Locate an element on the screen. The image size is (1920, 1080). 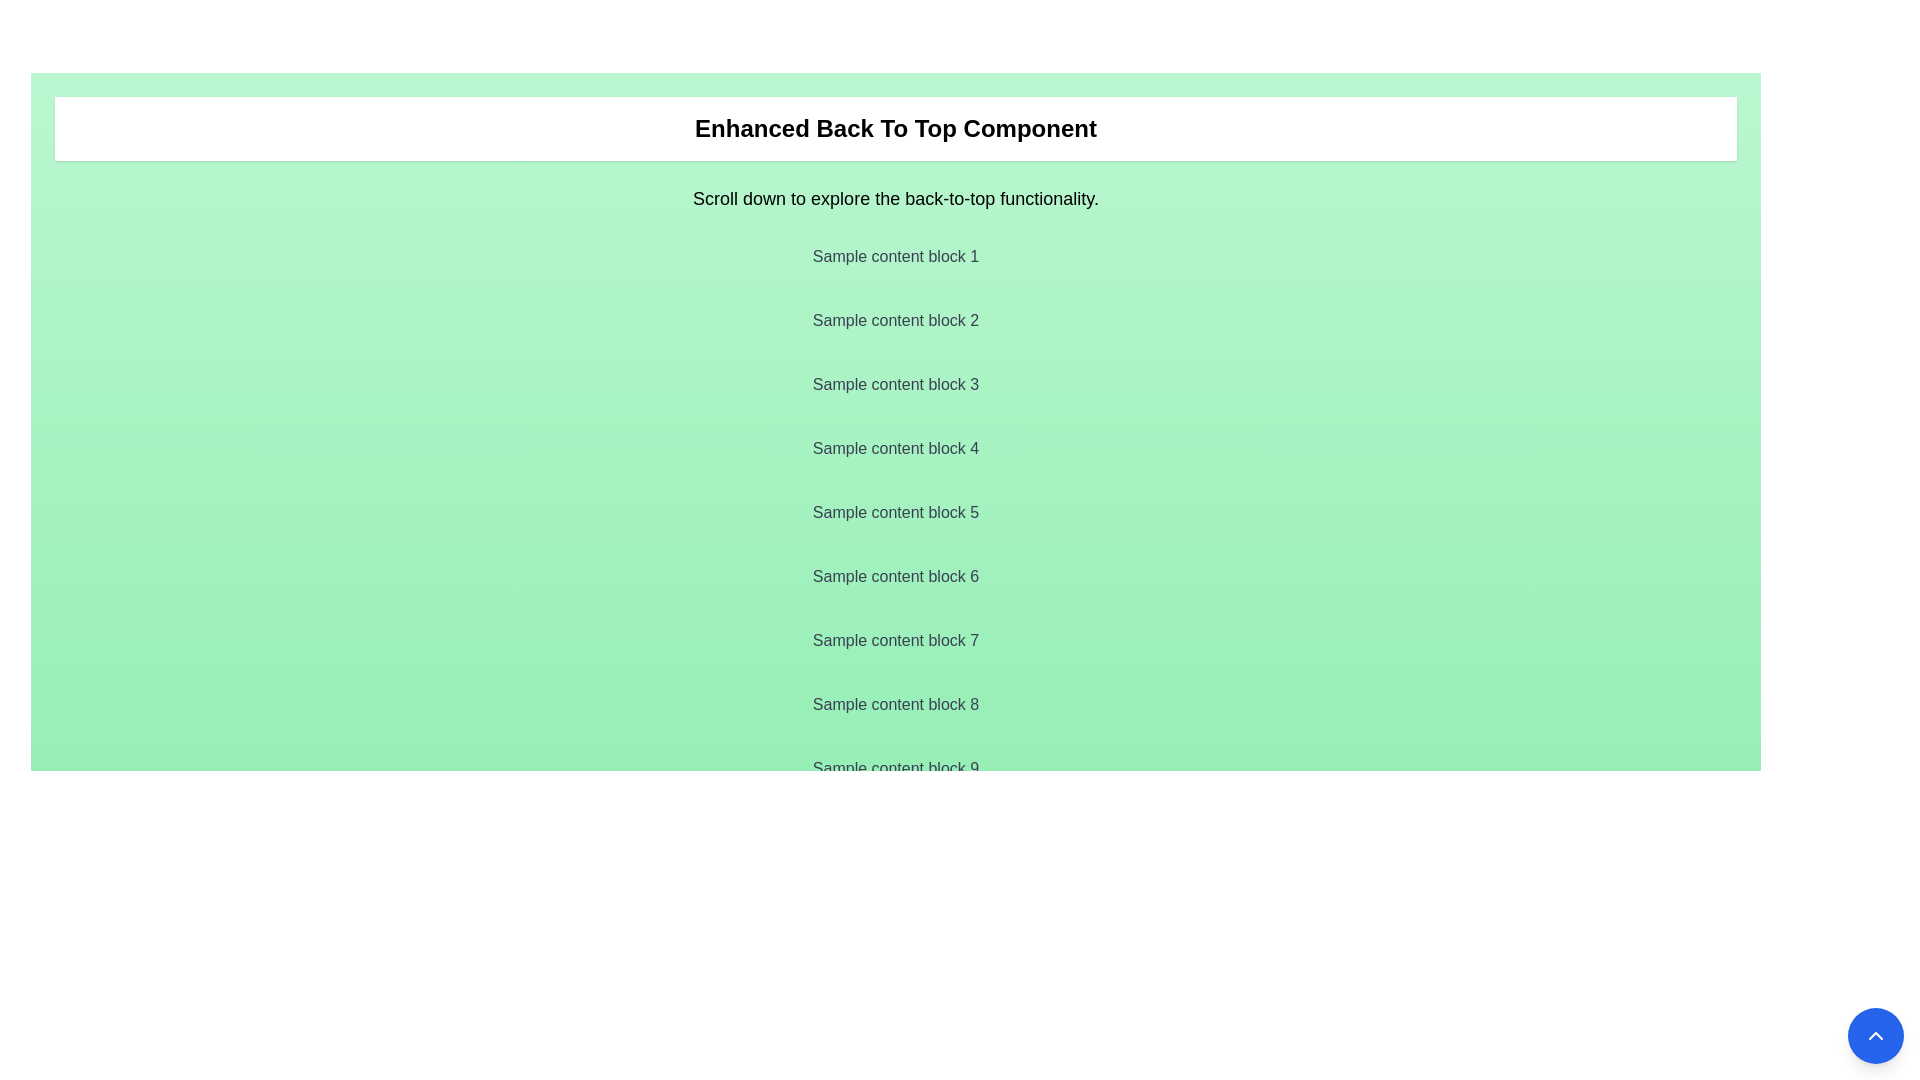
the seventh text block labeled 'Sample content block 7', which is positioned between 'Sample content block 6' and 'Sample content block 8' is located at coordinates (895, 640).